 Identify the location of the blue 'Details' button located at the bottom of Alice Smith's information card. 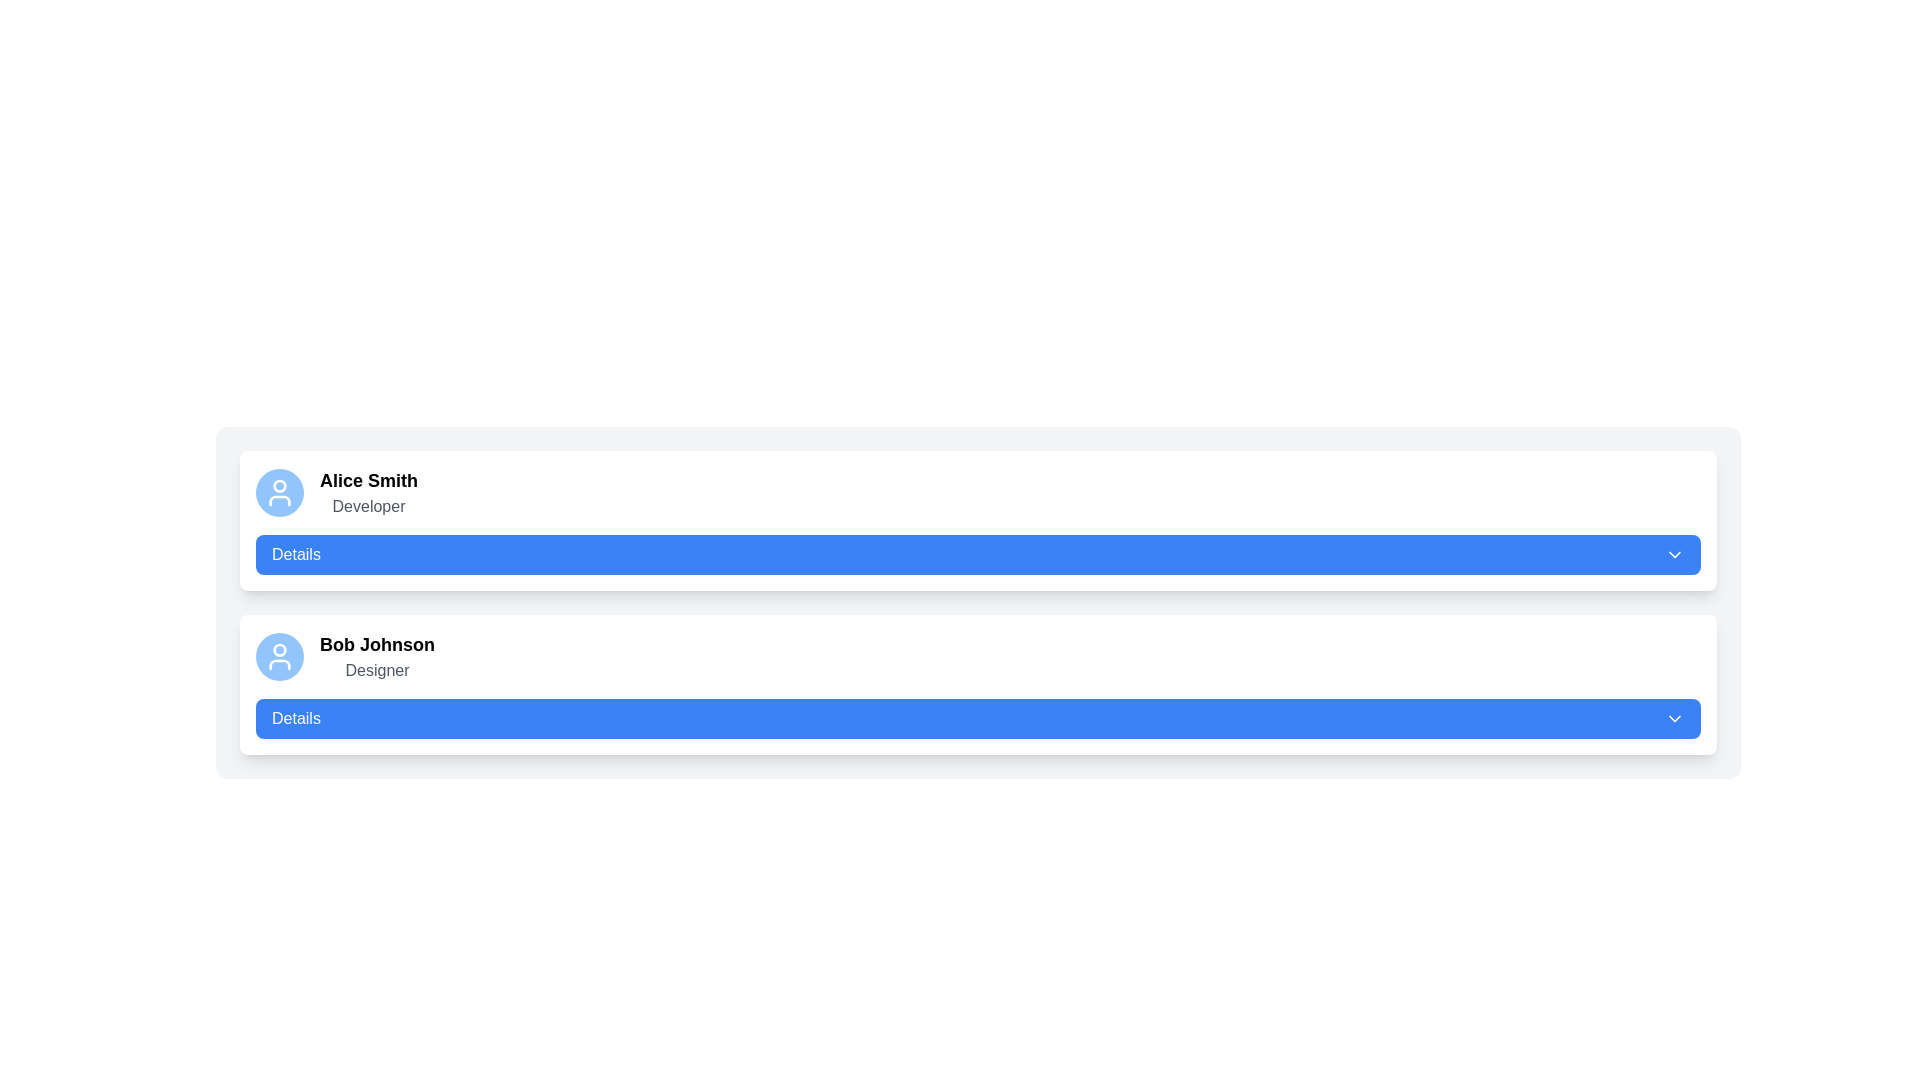
(978, 555).